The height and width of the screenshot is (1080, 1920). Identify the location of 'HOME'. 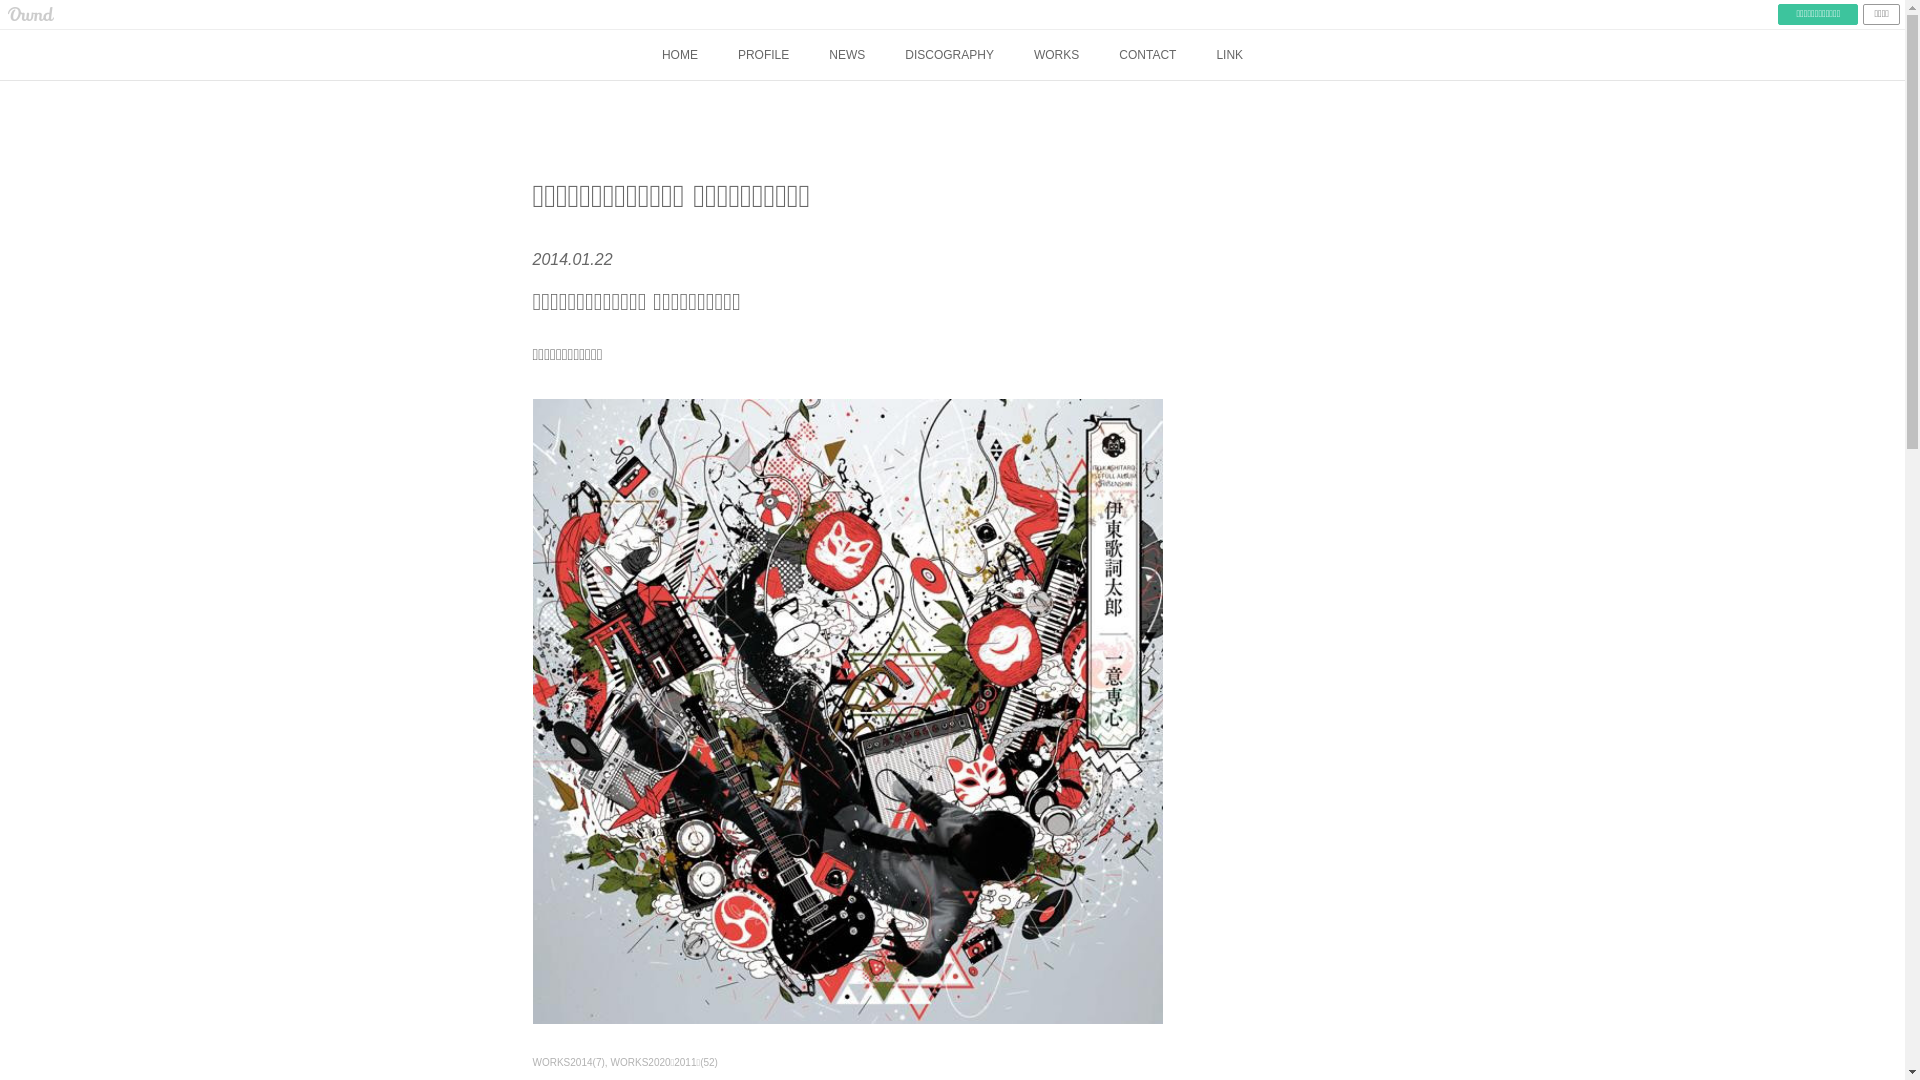
(680, 53).